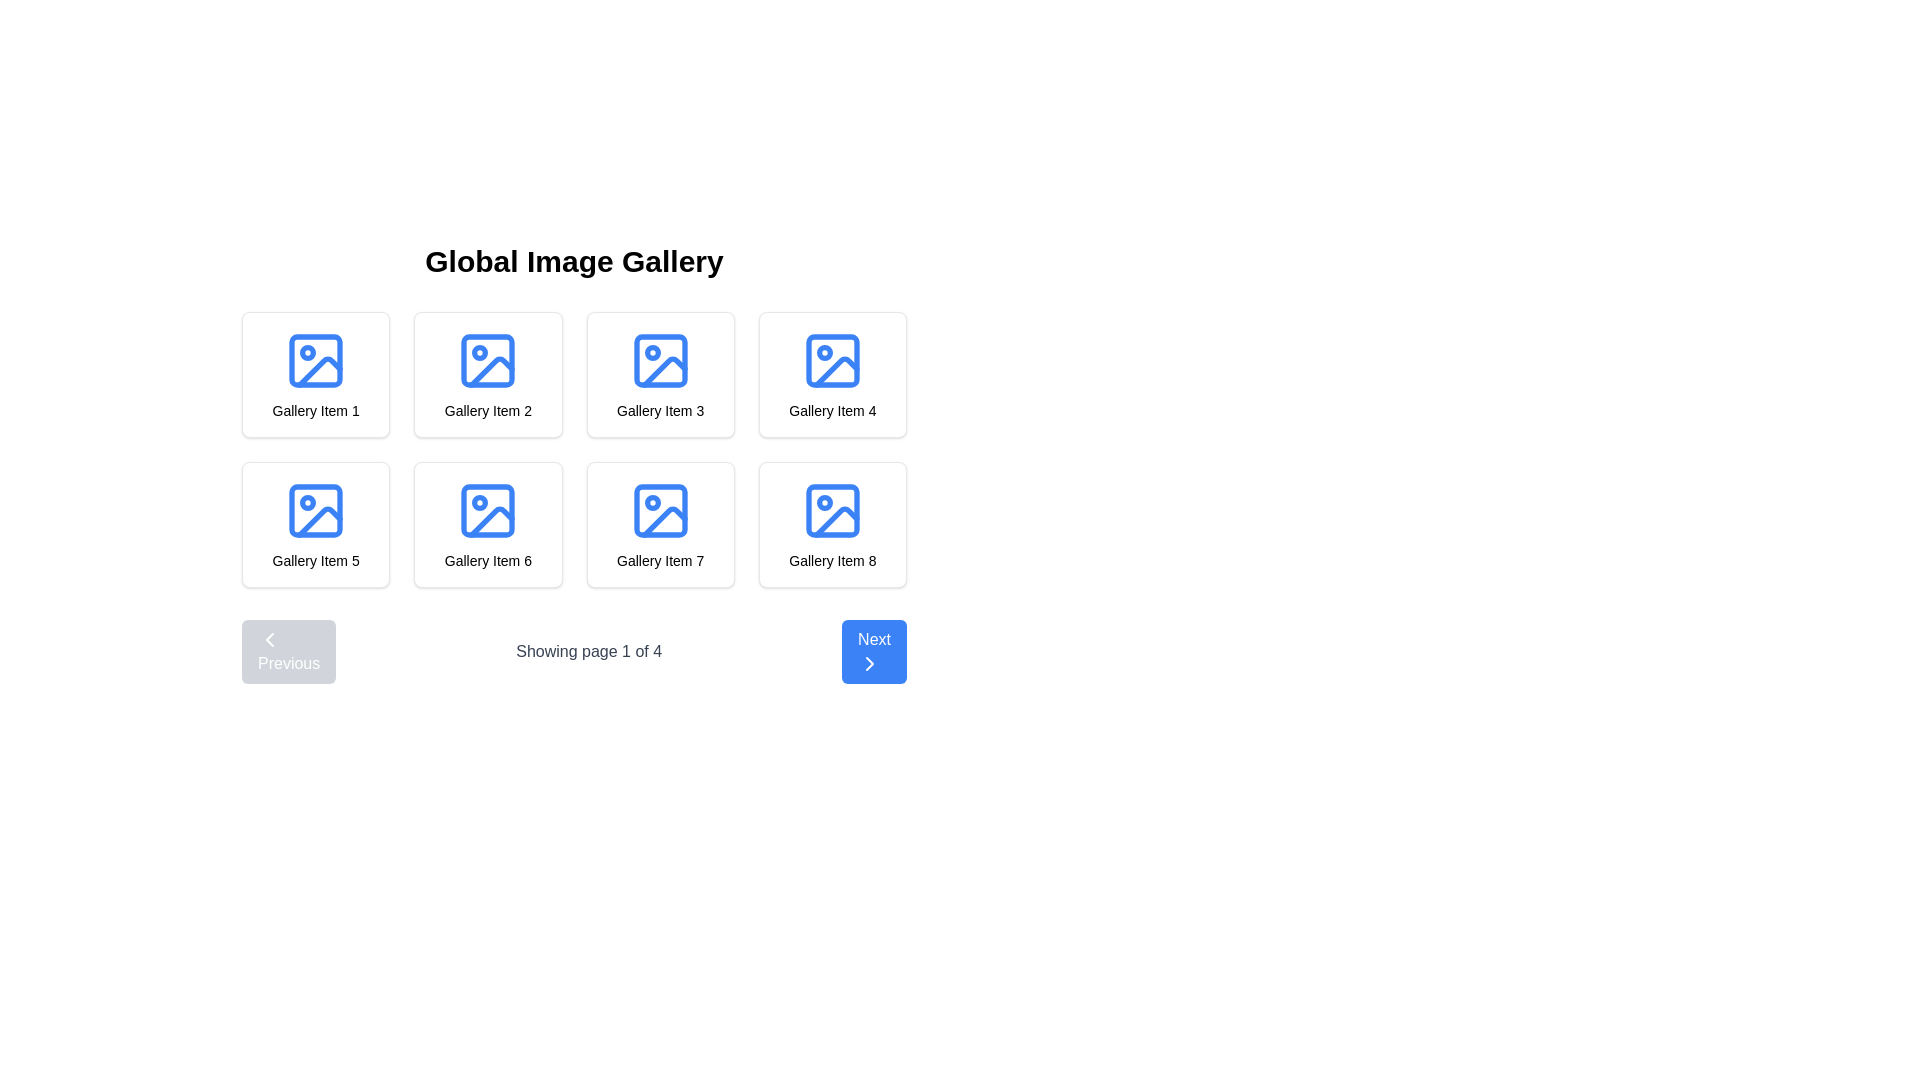 The width and height of the screenshot is (1920, 1080). Describe the element at coordinates (488, 361) in the screenshot. I see `the icon representing 'Gallery Item 2', which is located in the second gallery item of the first row in the grid` at that location.